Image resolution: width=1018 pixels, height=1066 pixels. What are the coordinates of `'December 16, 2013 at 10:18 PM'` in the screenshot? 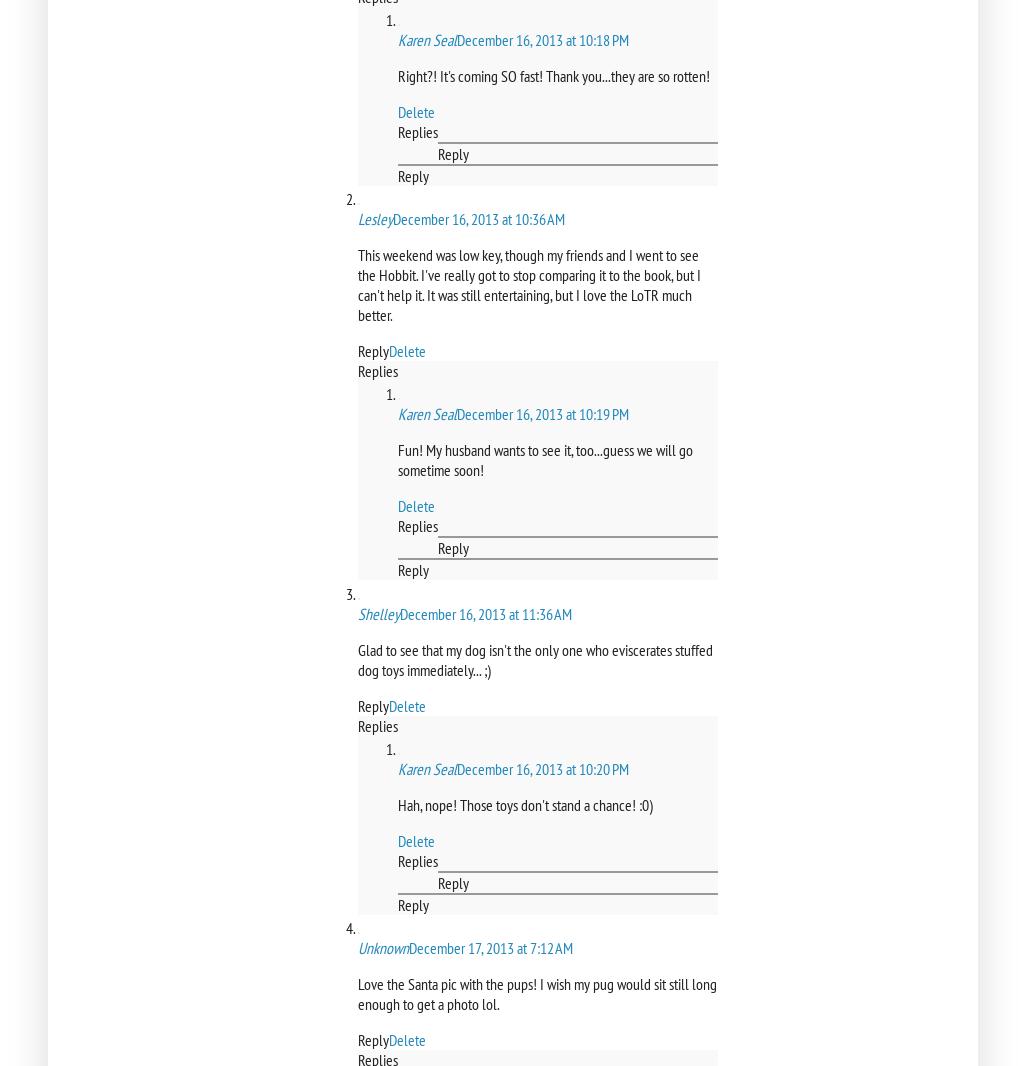 It's located at (542, 38).